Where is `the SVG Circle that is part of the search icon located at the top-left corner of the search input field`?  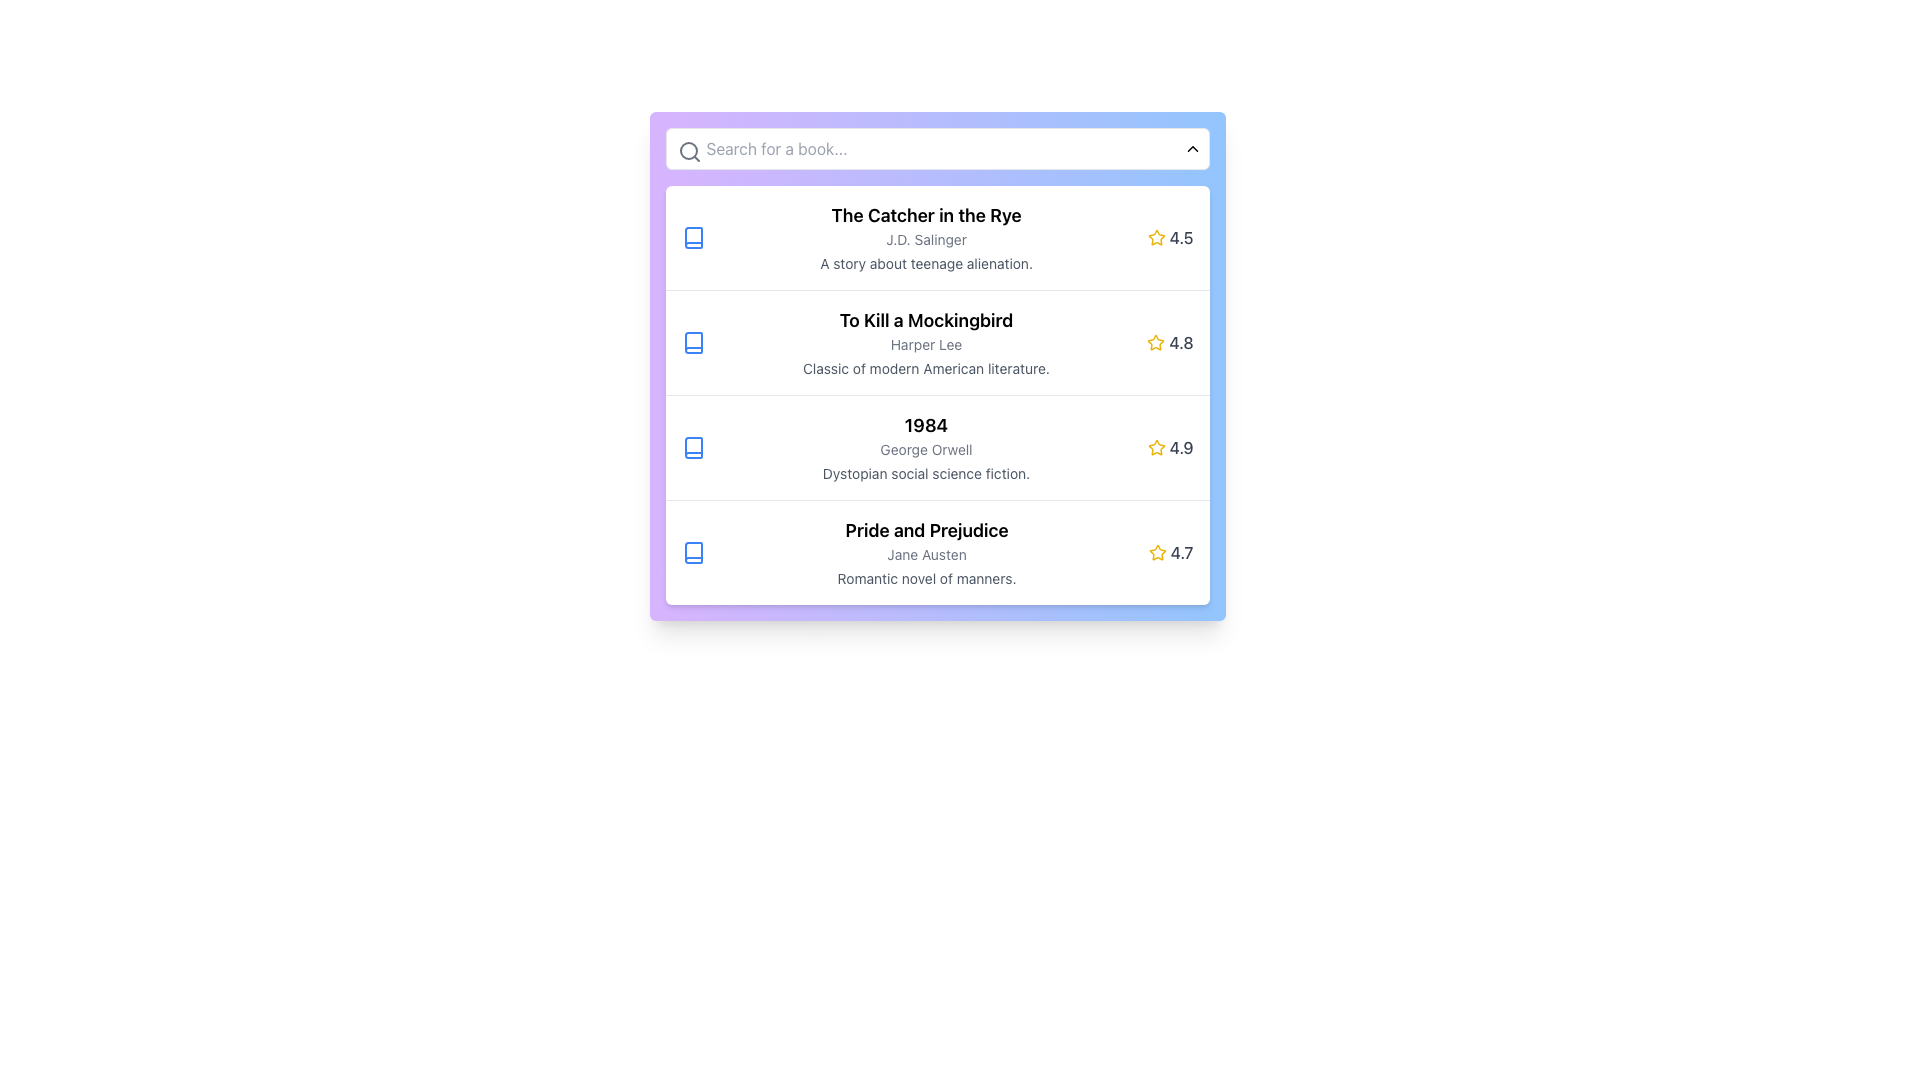
the SVG Circle that is part of the search icon located at the top-left corner of the search input field is located at coordinates (688, 149).